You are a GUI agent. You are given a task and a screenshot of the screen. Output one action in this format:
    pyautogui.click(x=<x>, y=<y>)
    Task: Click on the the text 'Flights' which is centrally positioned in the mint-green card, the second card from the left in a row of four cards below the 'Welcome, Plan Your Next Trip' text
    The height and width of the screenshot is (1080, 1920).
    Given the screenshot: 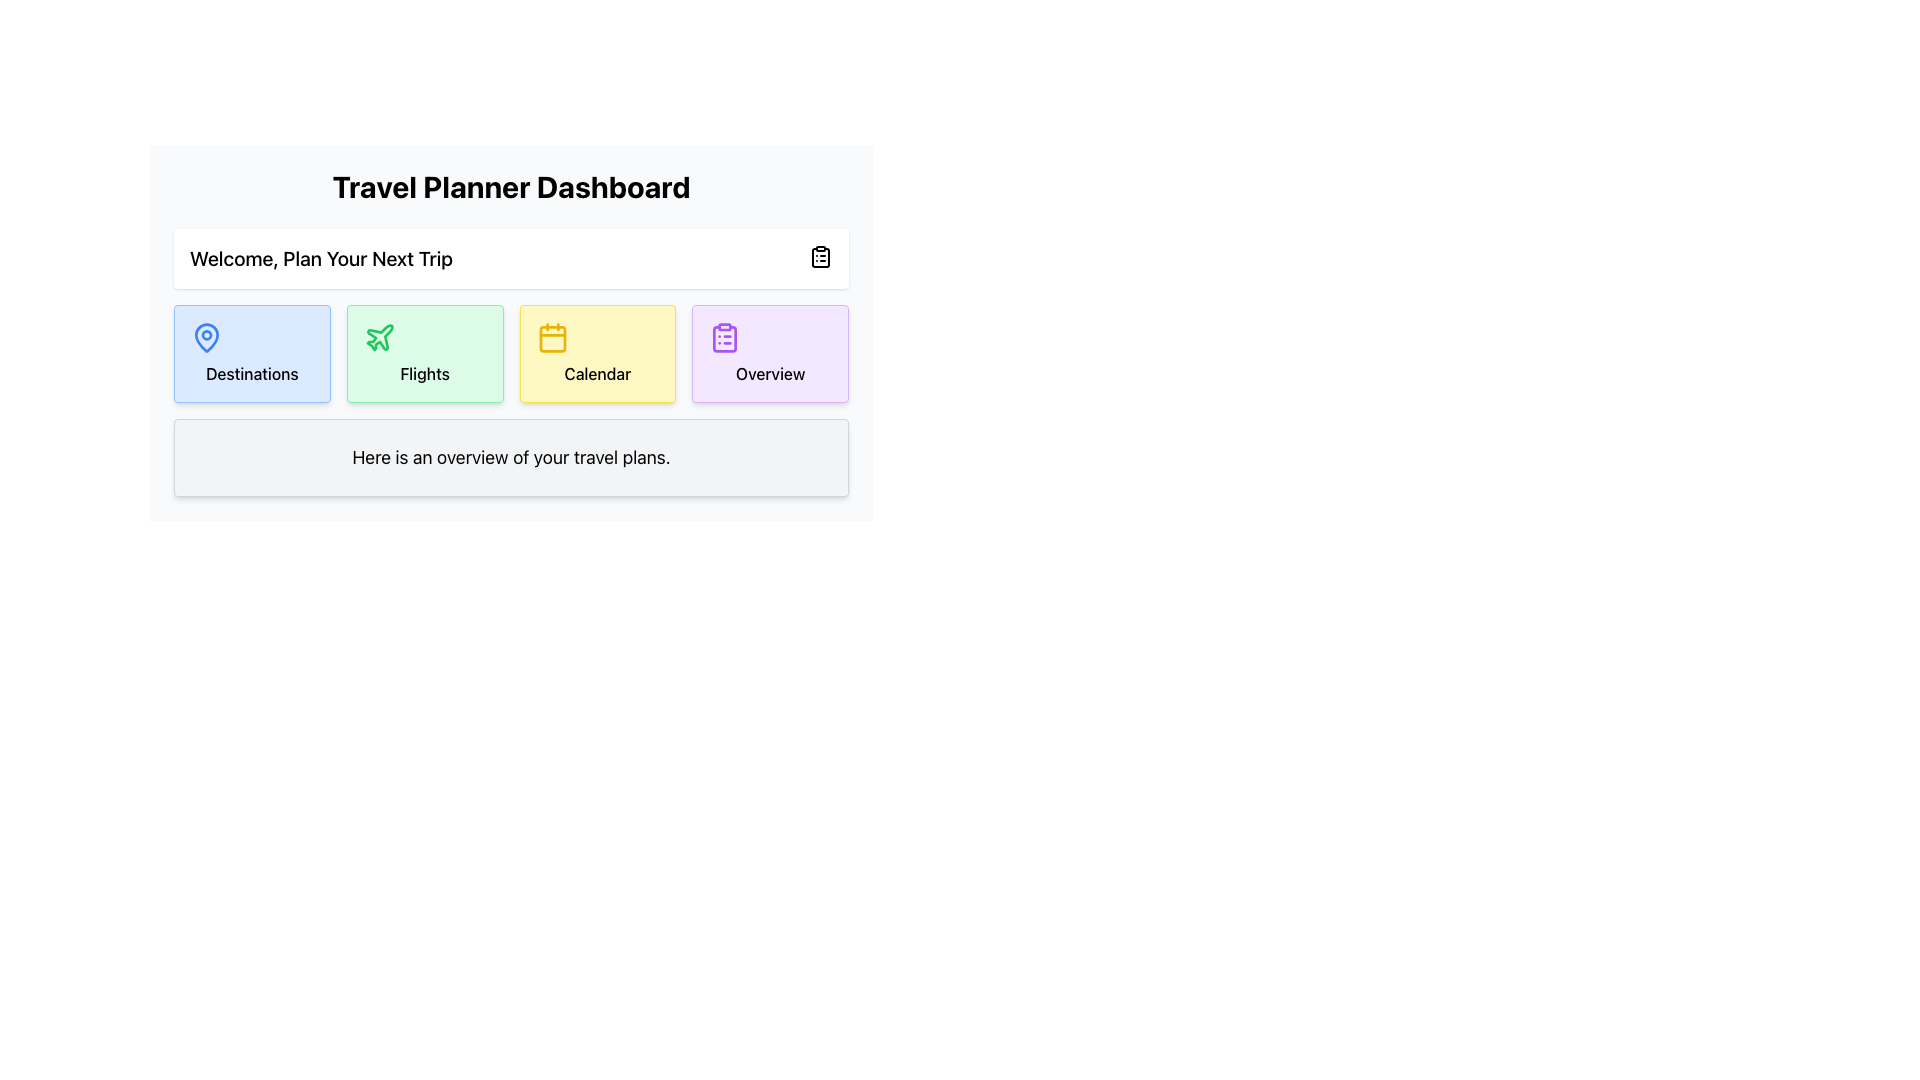 What is the action you would take?
    pyautogui.click(x=424, y=374)
    